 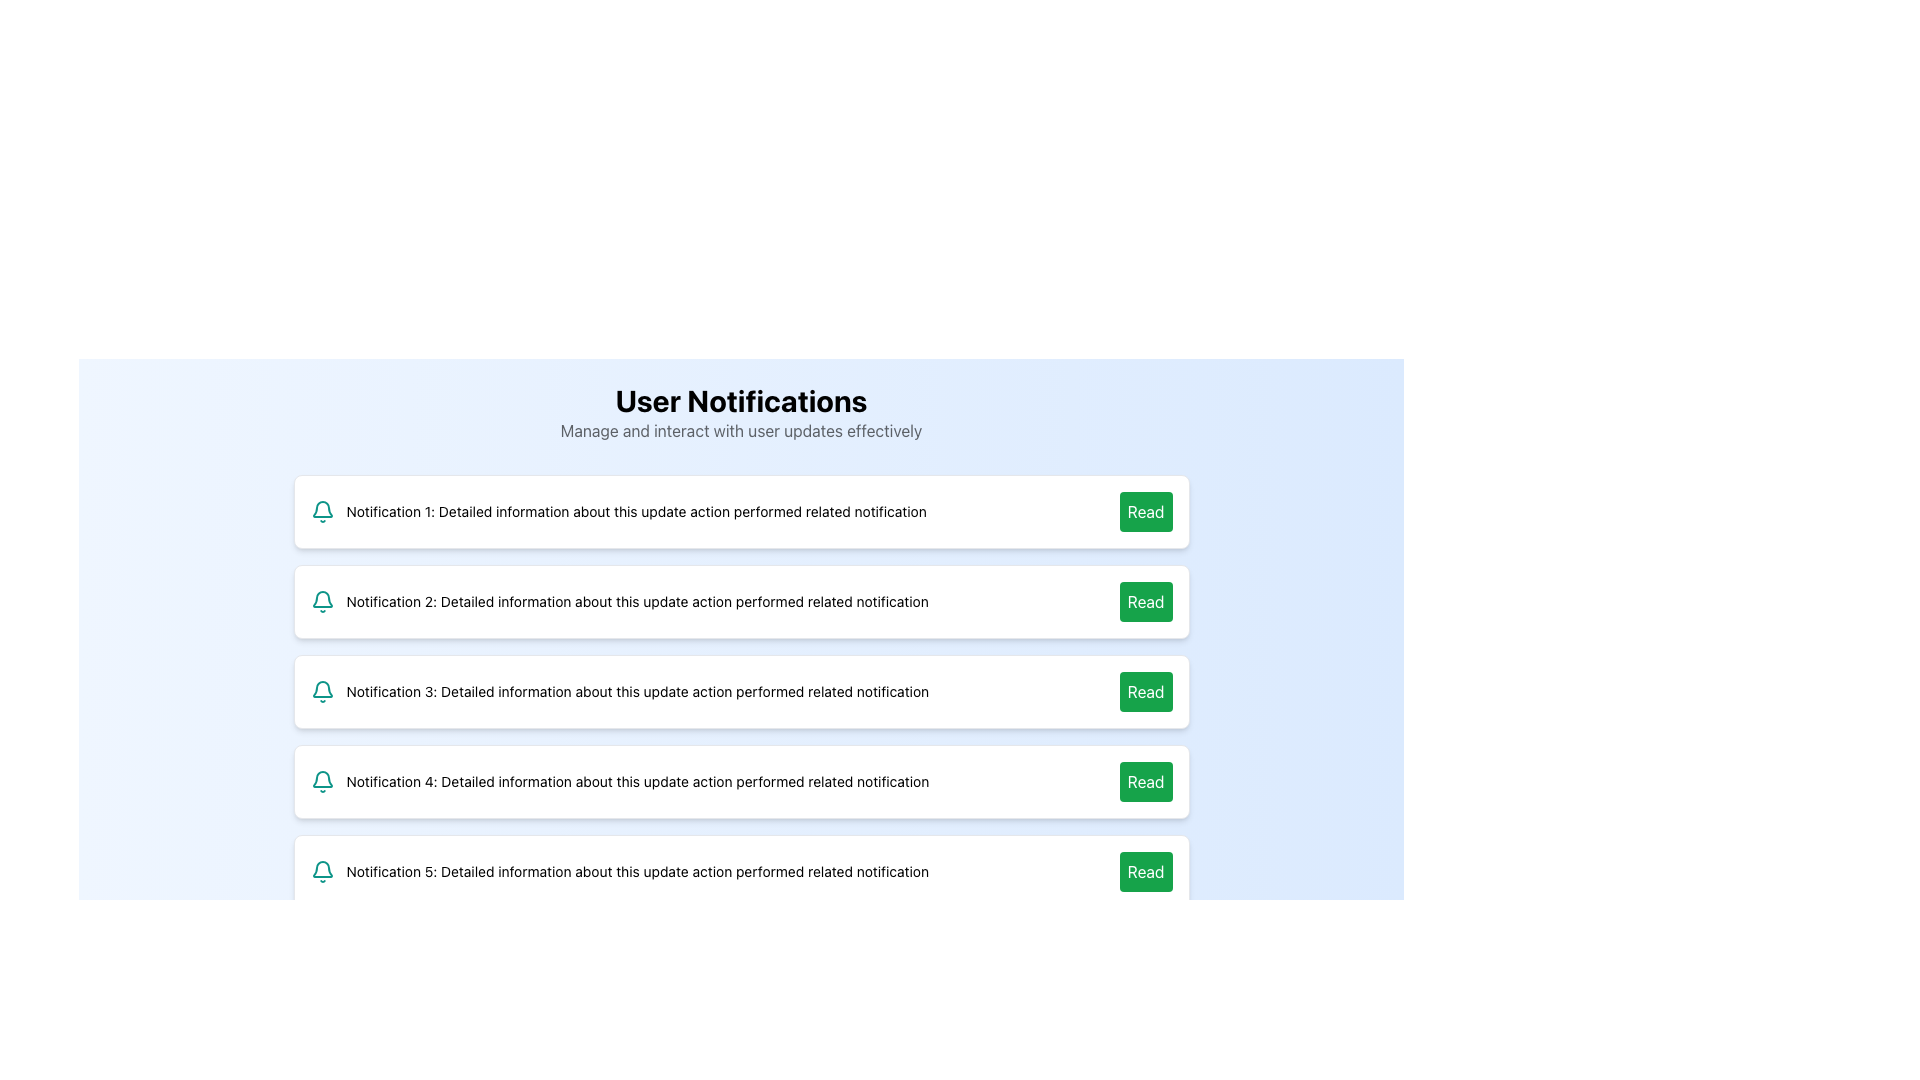 I want to click on notification text for 'Notification 2: Detailed information about this update action performed related notification' located in the second row of notifications, which includes a teal bell icon, so click(x=618, y=600).